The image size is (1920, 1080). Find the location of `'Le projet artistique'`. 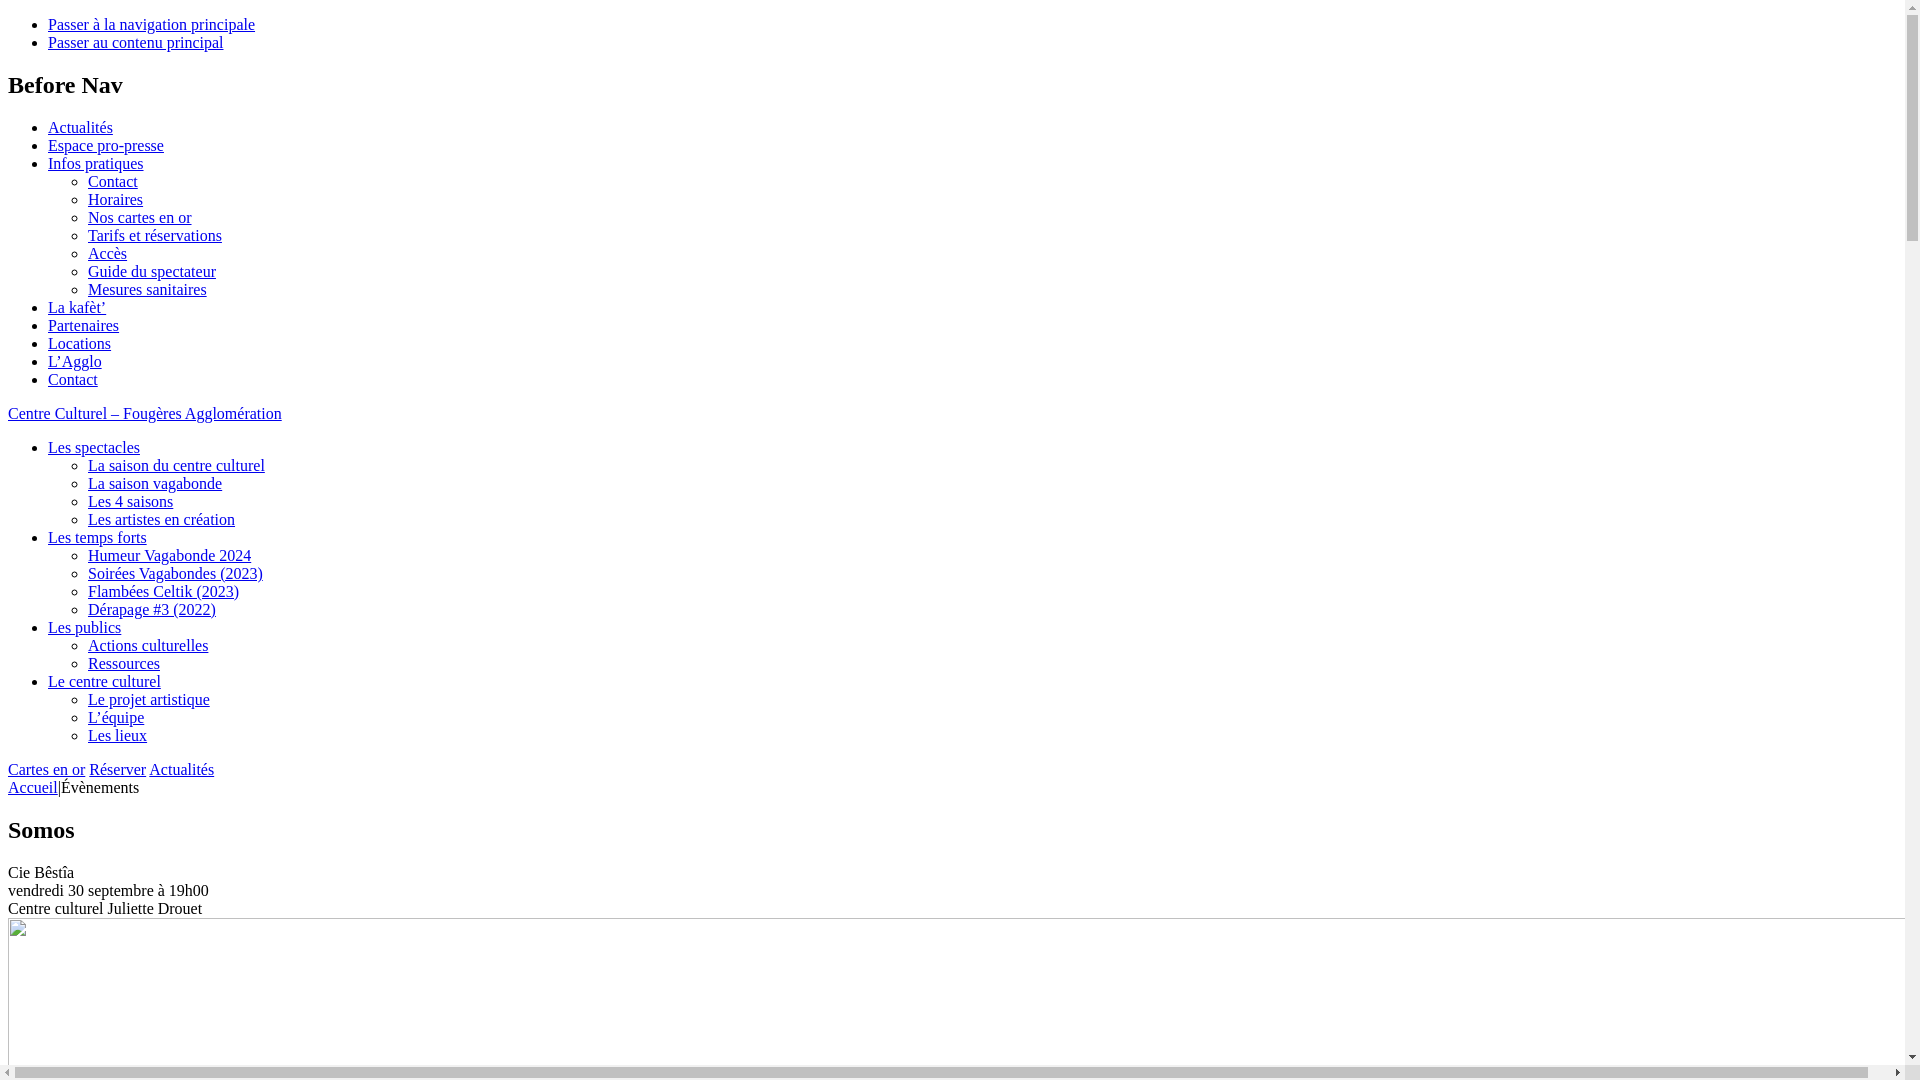

'Le projet artistique' is located at coordinates (147, 698).